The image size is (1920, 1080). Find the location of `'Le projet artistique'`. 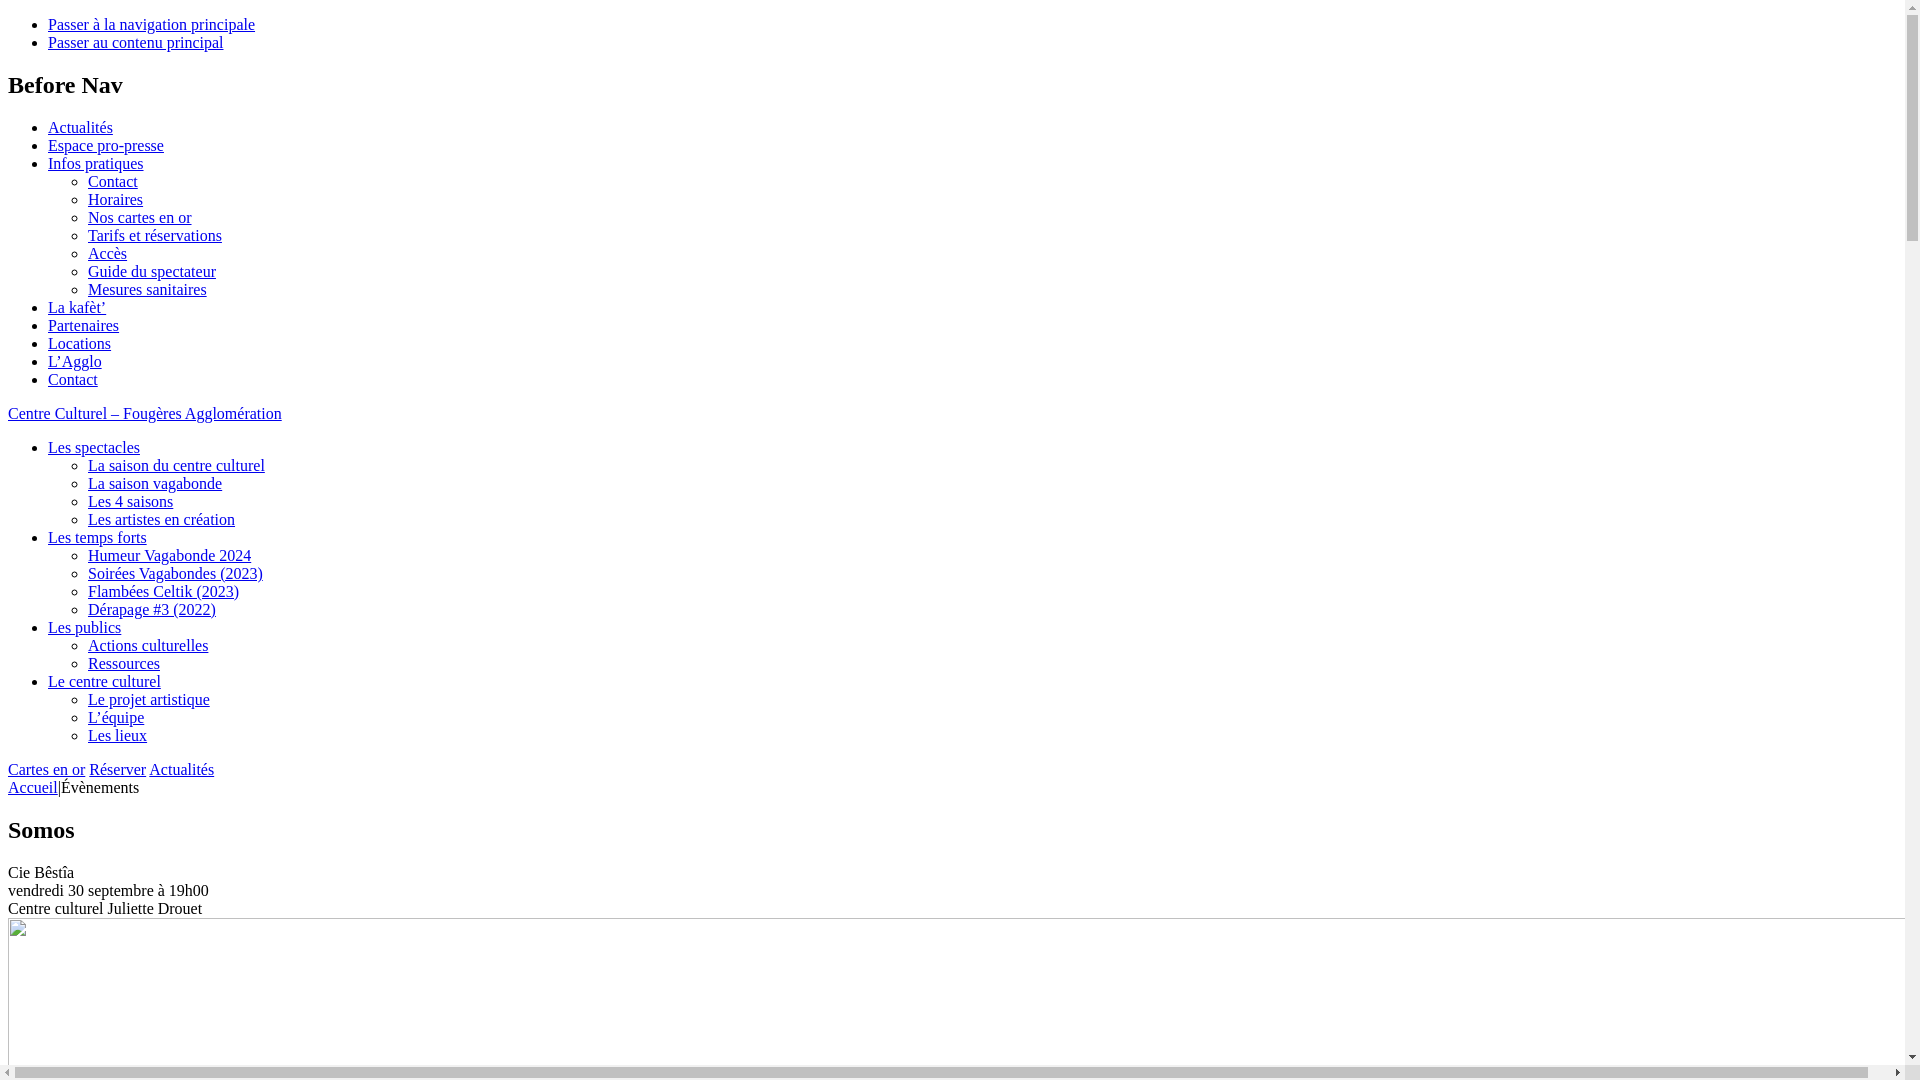

'Le projet artistique' is located at coordinates (147, 698).